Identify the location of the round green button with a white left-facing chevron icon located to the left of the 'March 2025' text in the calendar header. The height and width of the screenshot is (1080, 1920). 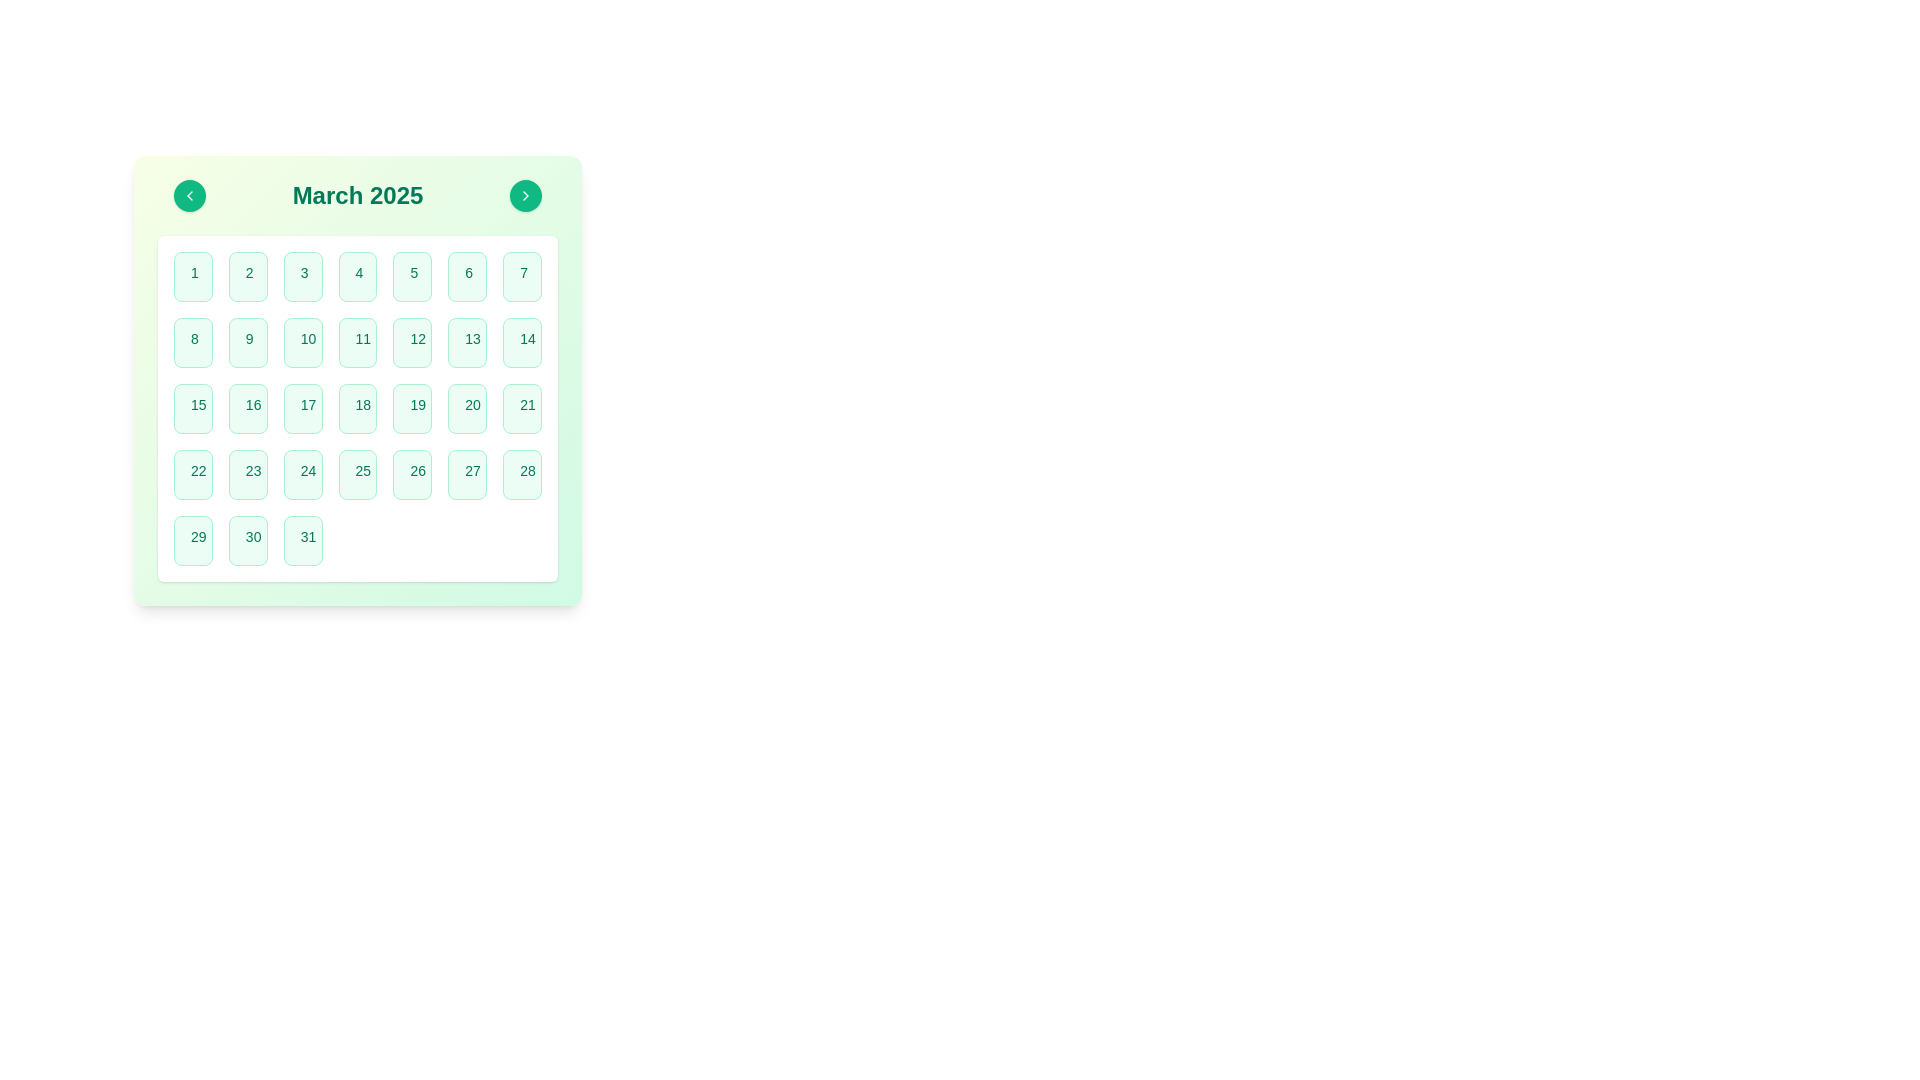
(190, 196).